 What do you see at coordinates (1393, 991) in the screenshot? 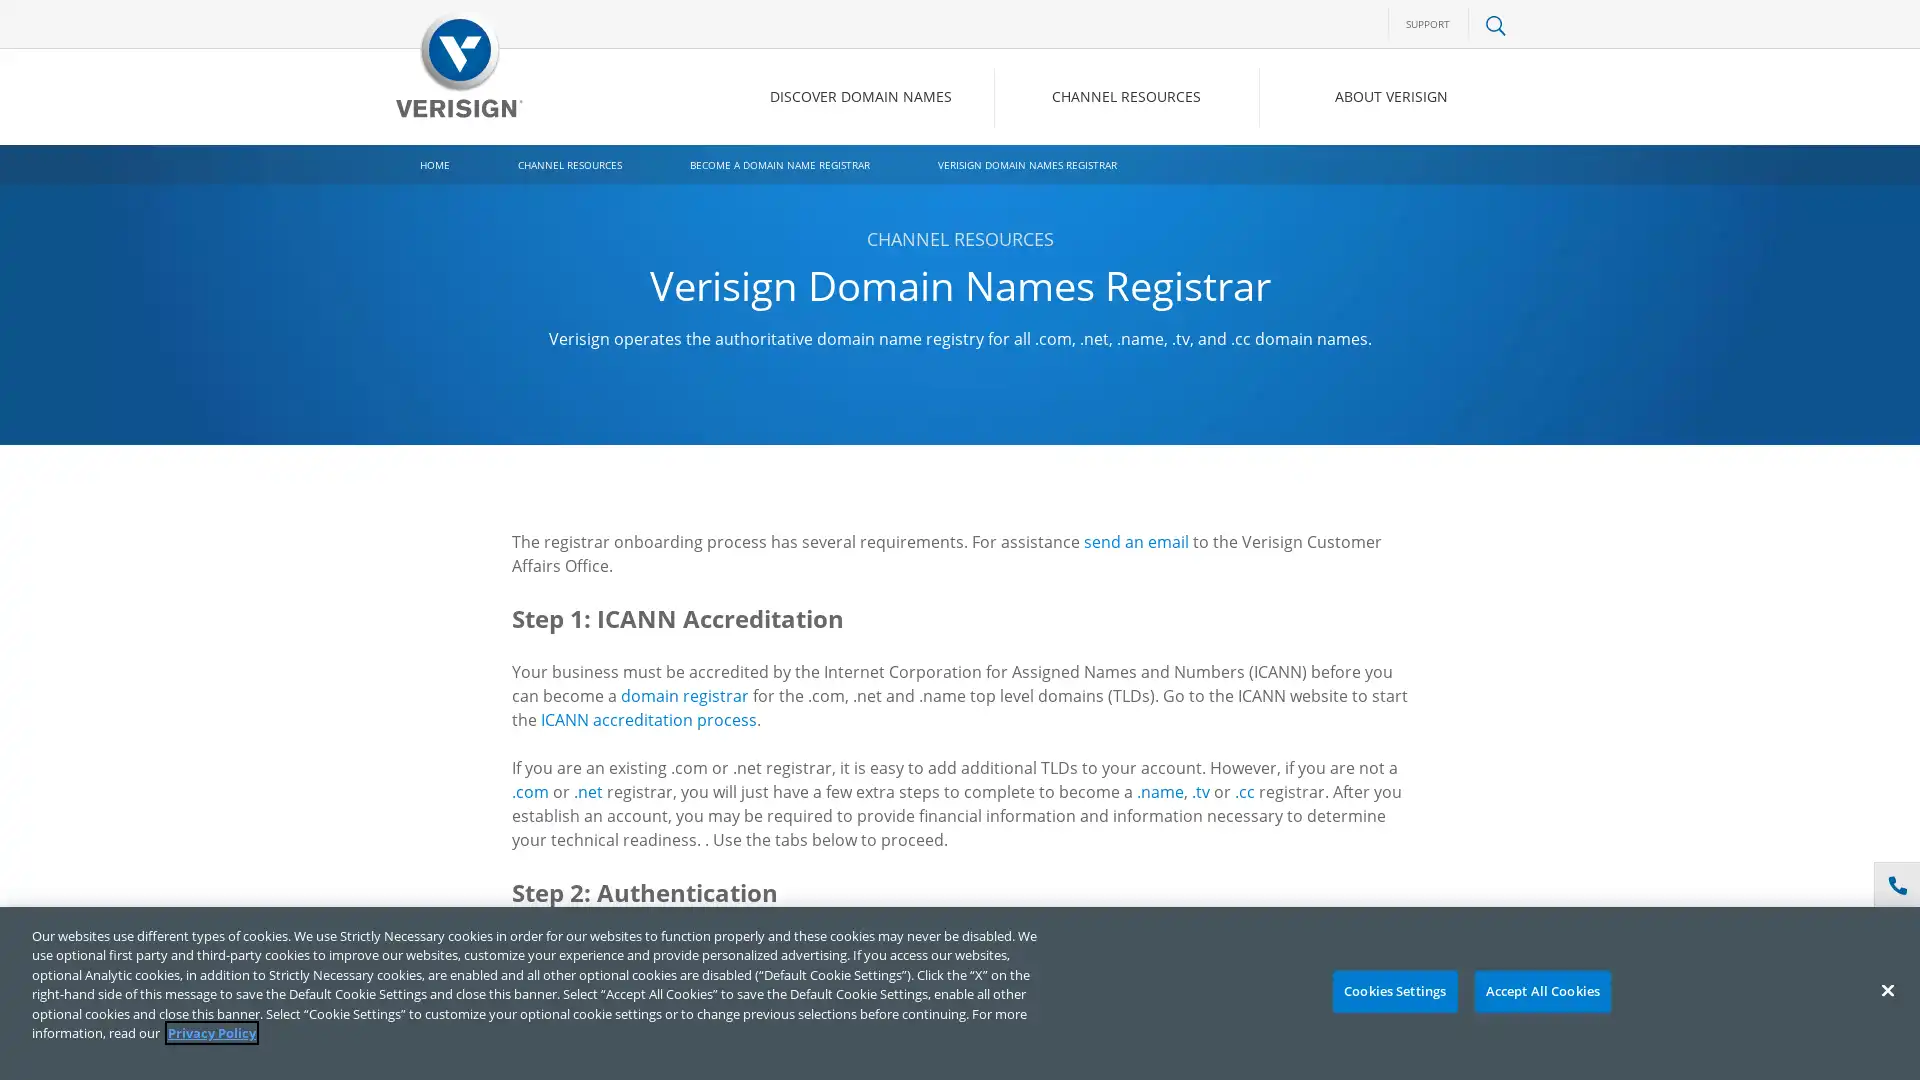
I see `Cookies Settings` at bounding box center [1393, 991].